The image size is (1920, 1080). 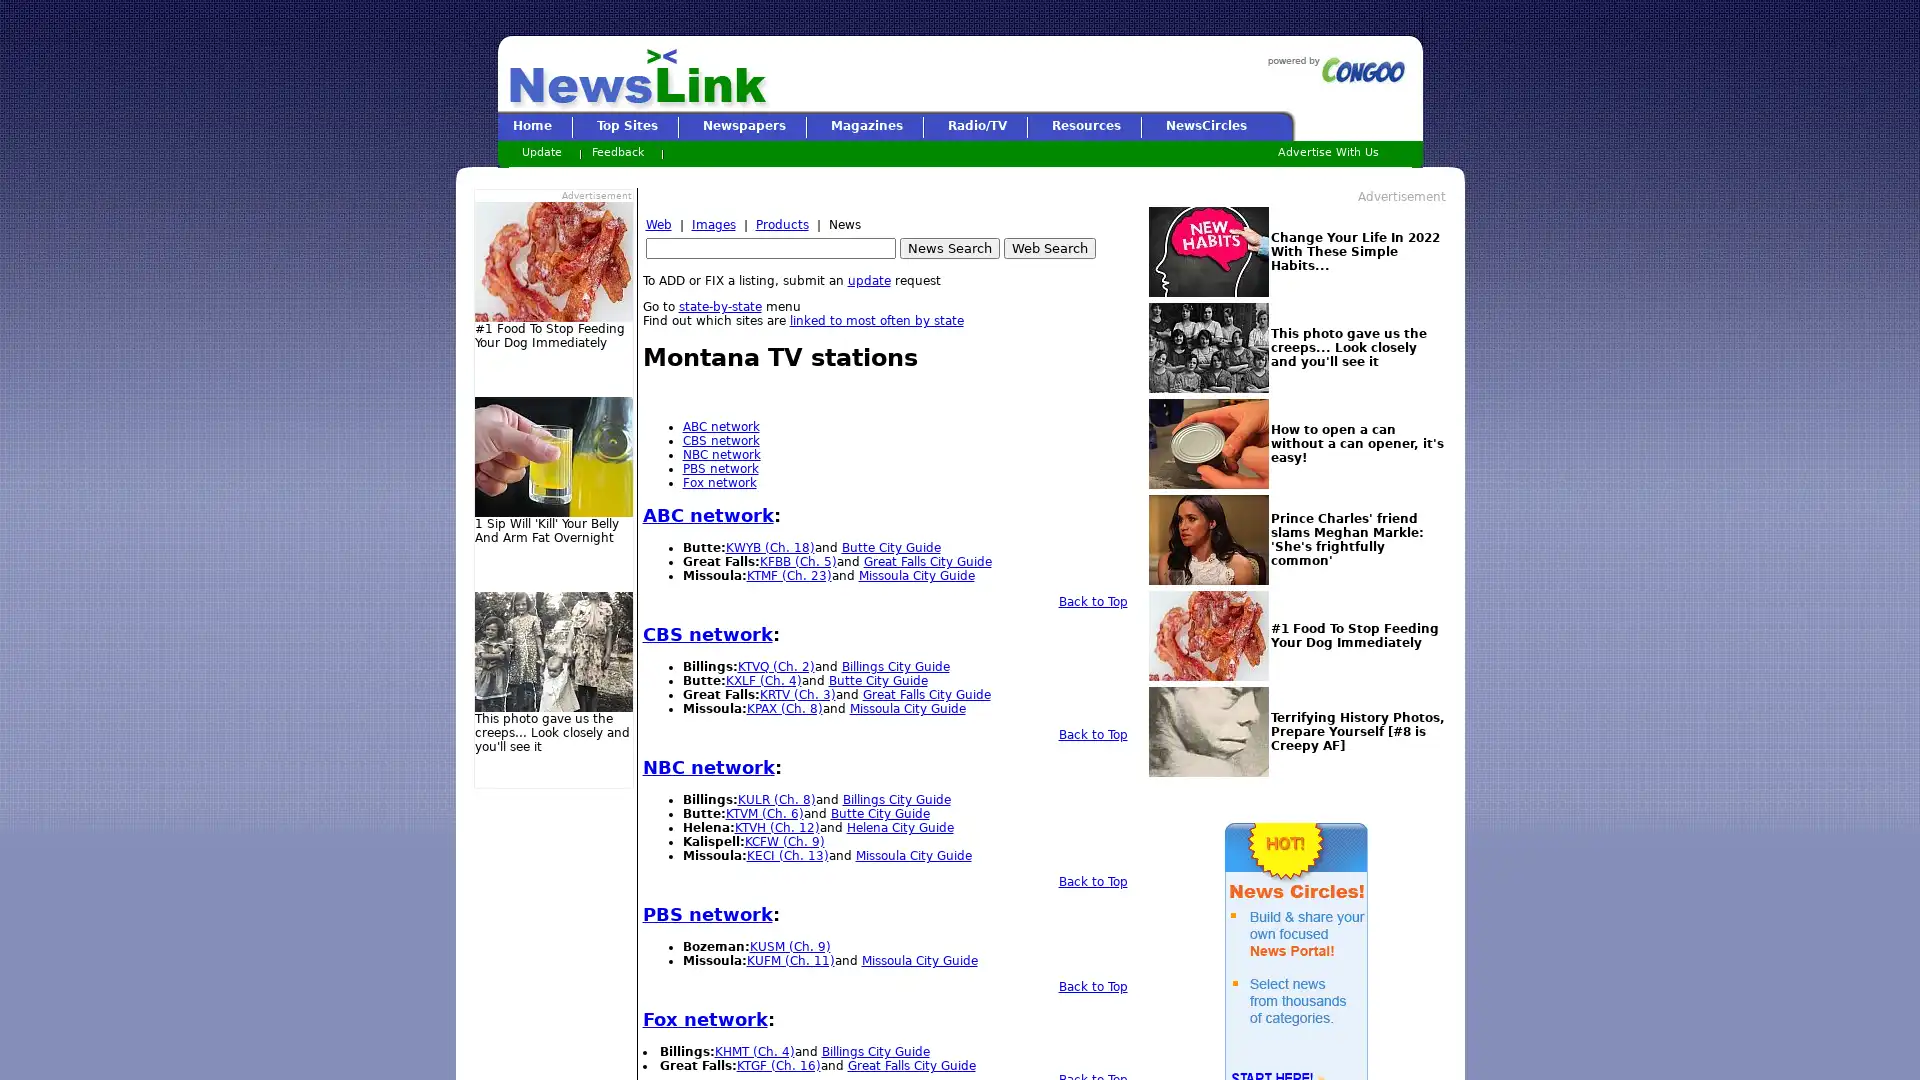 What do you see at coordinates (1048, 247) in the screenshot?
I see `Web Search` at bounding box center [1048, 247].